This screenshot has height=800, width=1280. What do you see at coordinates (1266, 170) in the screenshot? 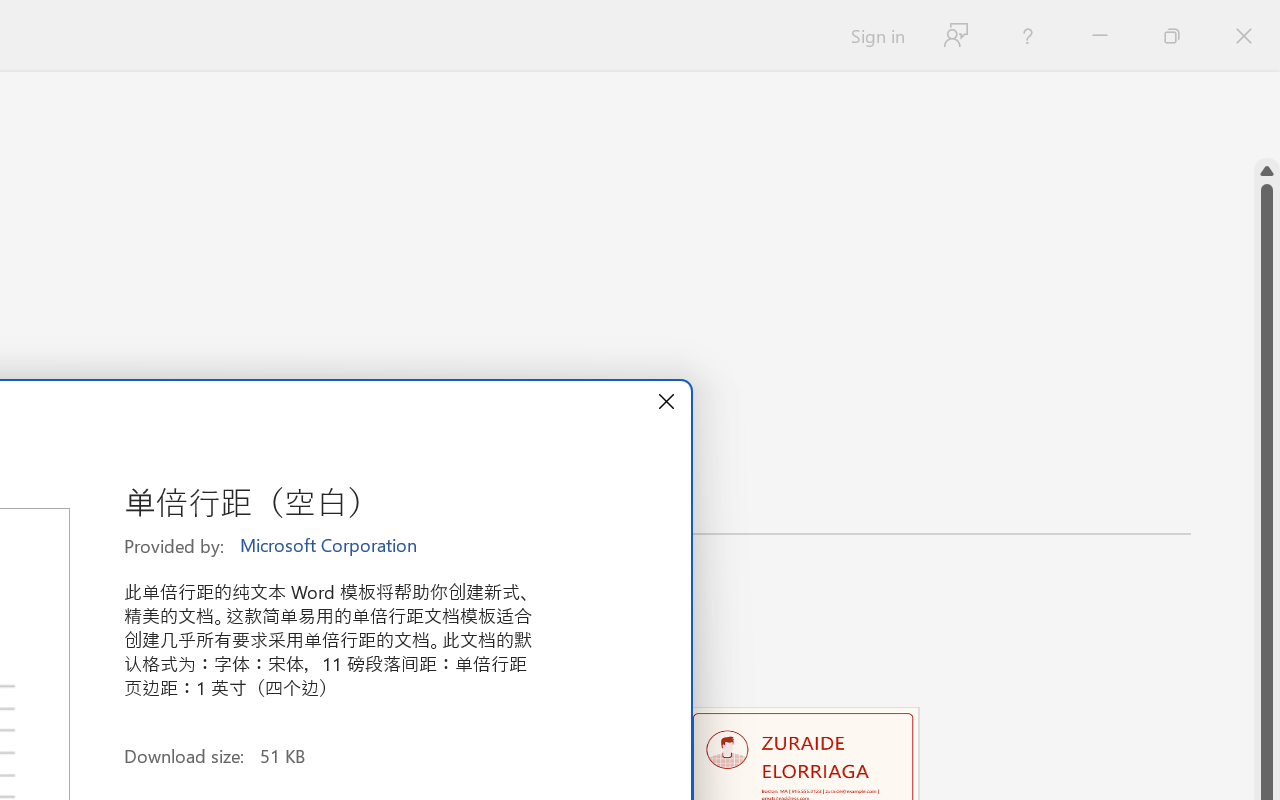
I see `'Line up'` at bounding box center [1266, 170].